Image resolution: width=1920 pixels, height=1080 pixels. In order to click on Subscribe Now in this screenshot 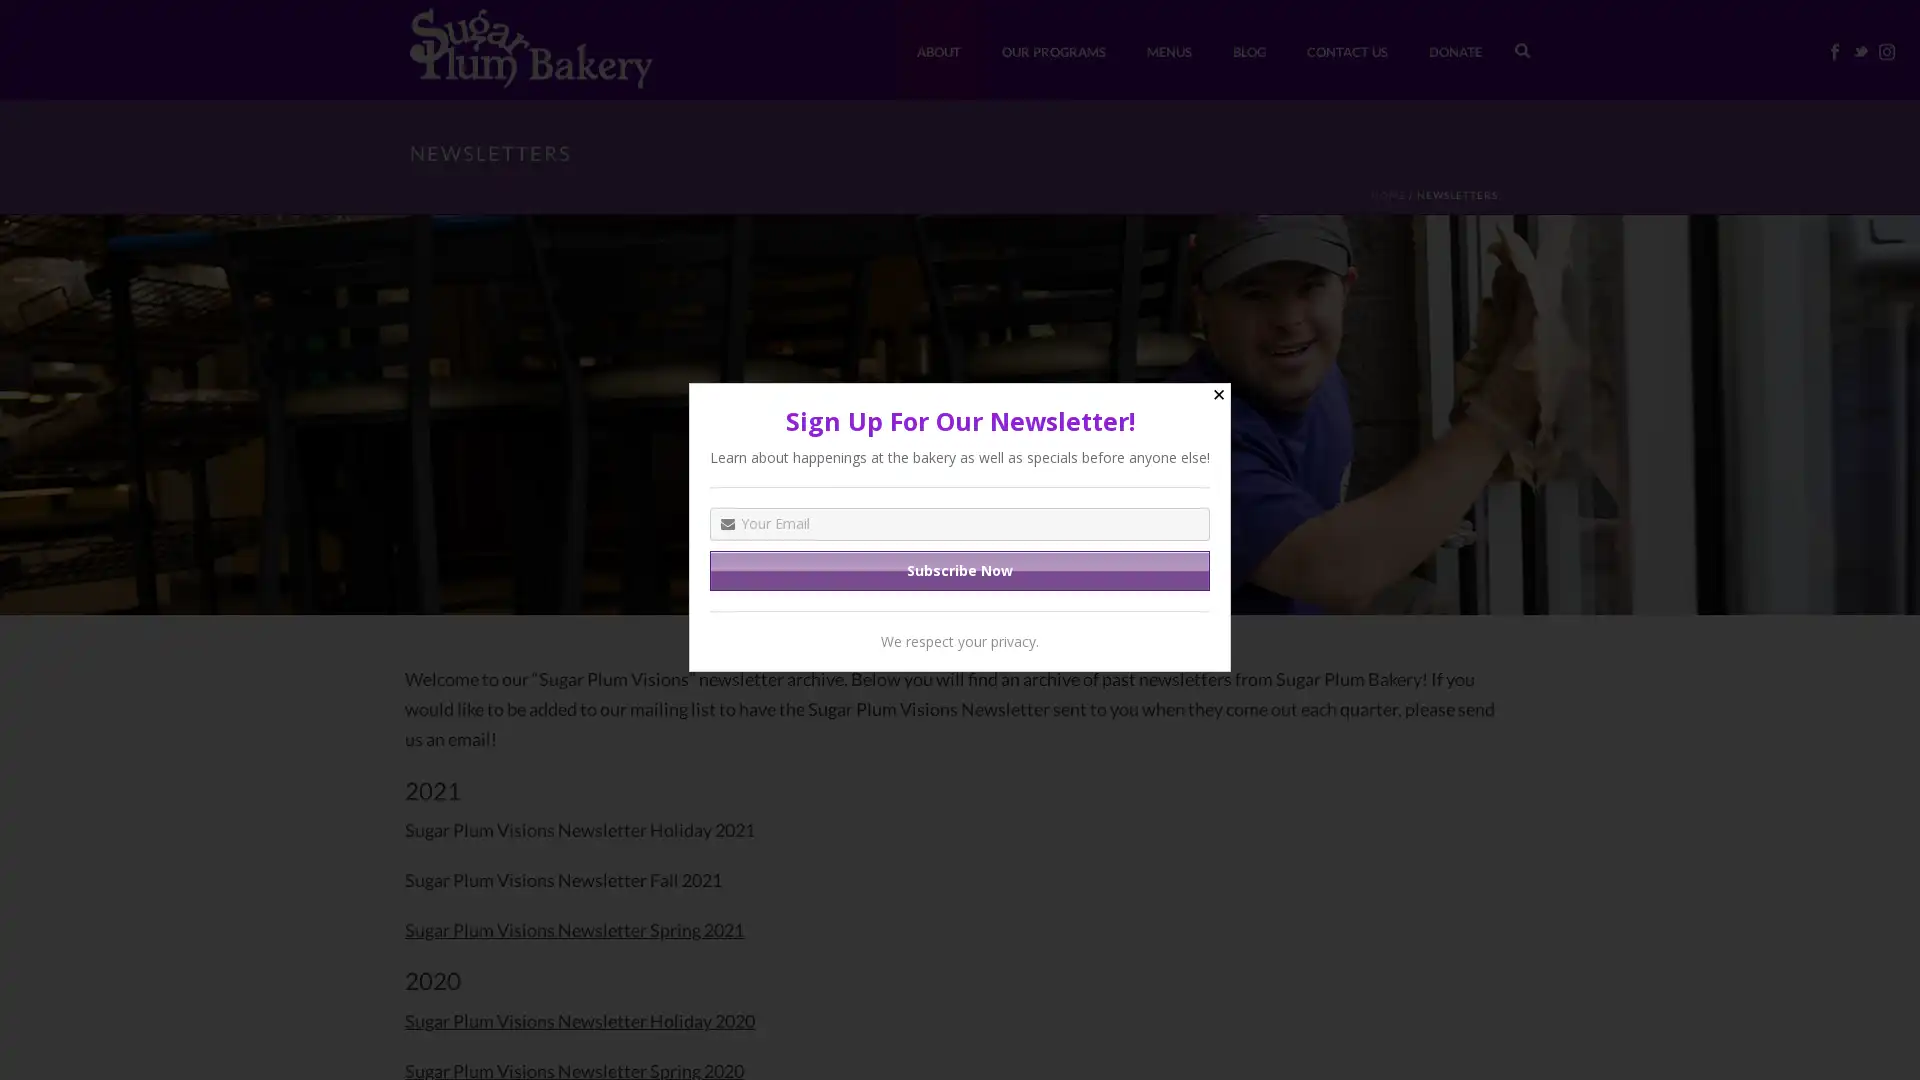, I will do `click(960, 570)`.